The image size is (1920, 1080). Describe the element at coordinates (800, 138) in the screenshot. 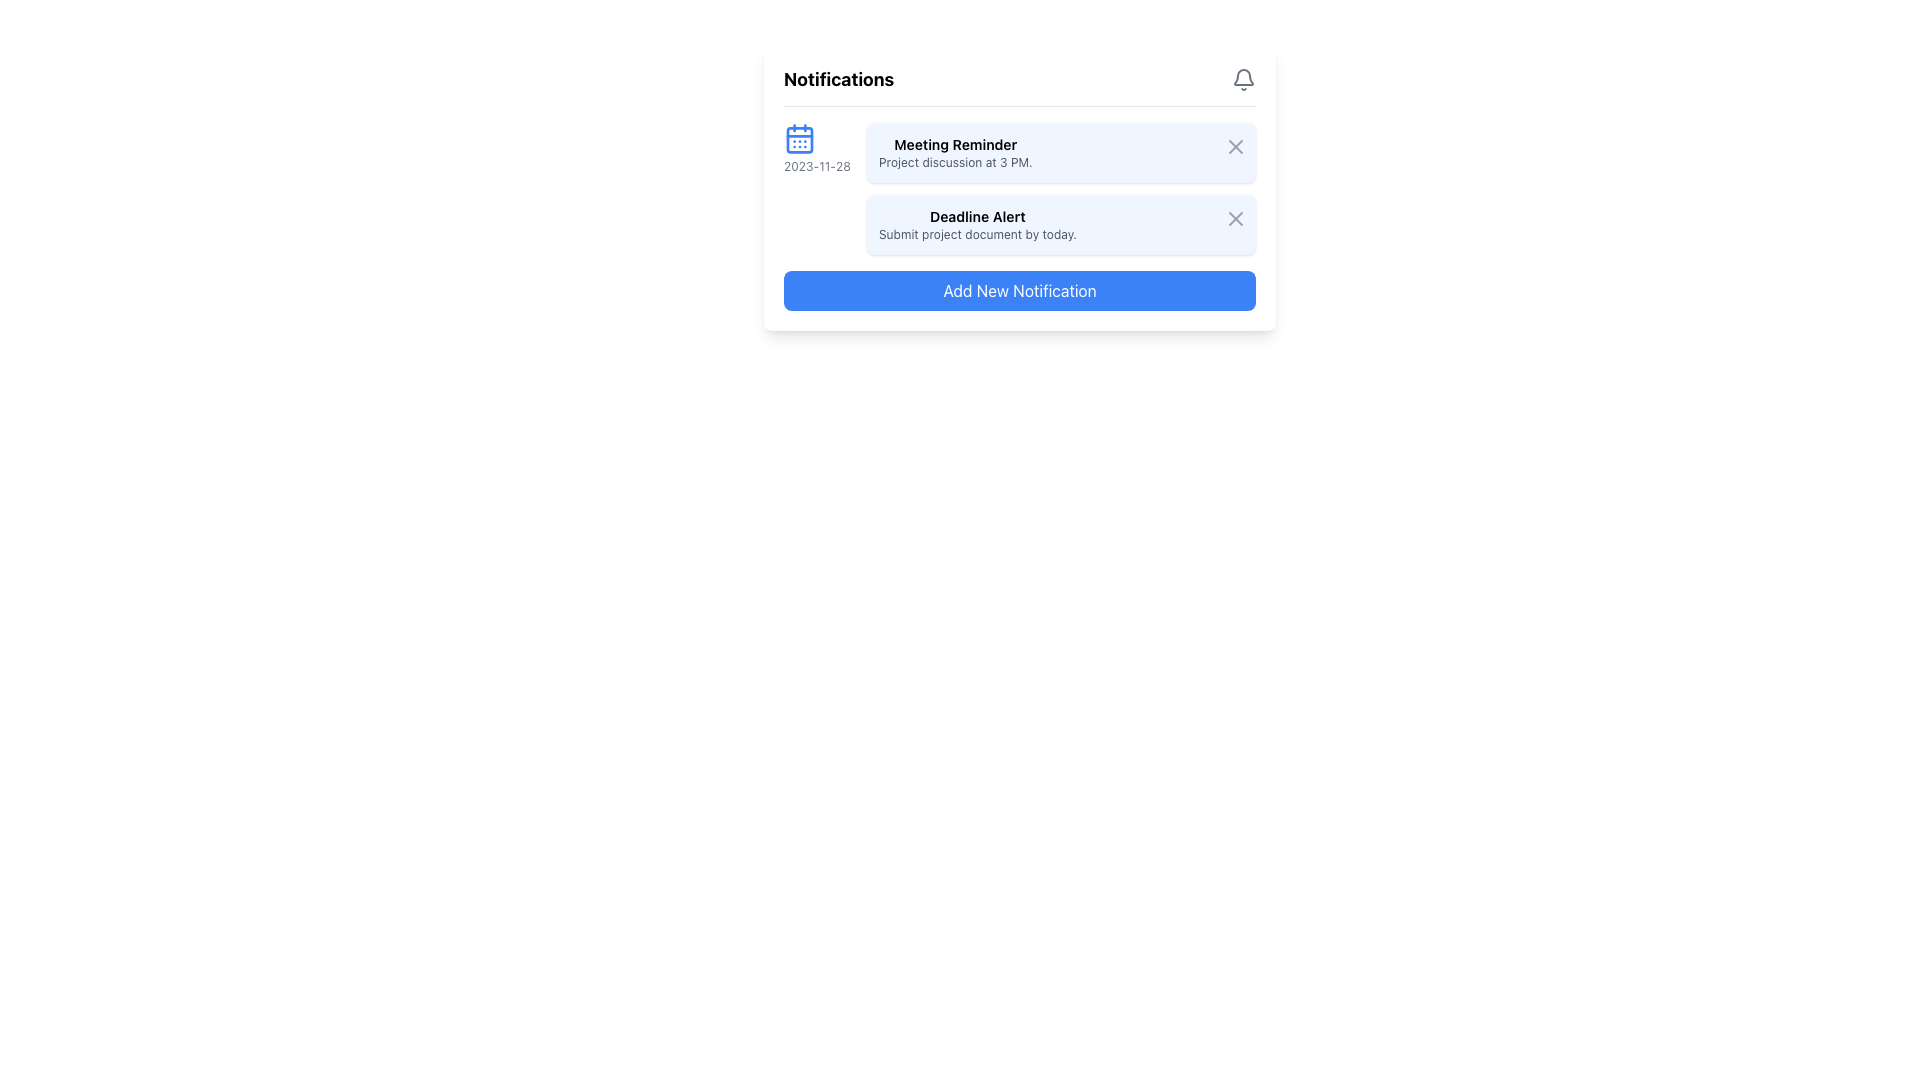

I see `the central rectangular shape within the calendar icon that has a rounded rectangular border` at that location.